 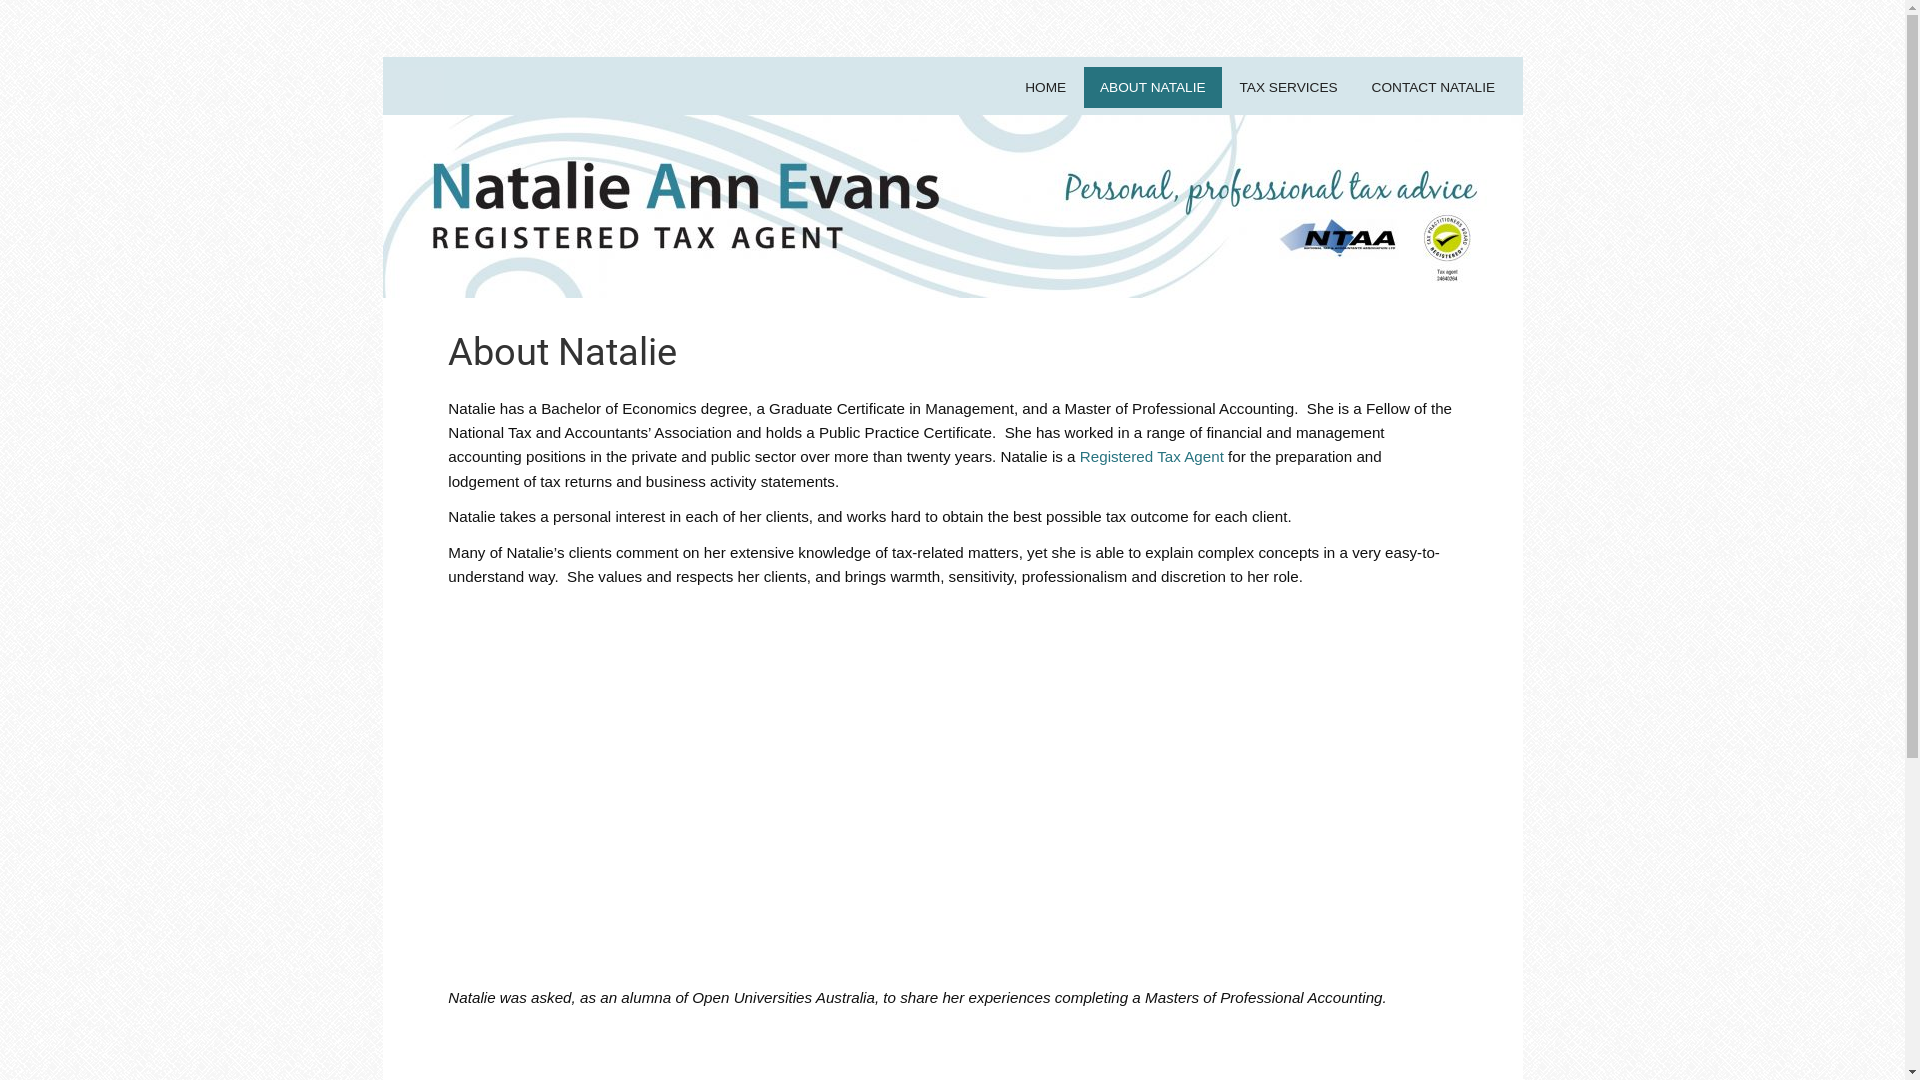 What do you see at coordinates (1152, 86) in the screenshot?
I see `'ABOUT NATALIE'` at bounding box center [1152, 86].